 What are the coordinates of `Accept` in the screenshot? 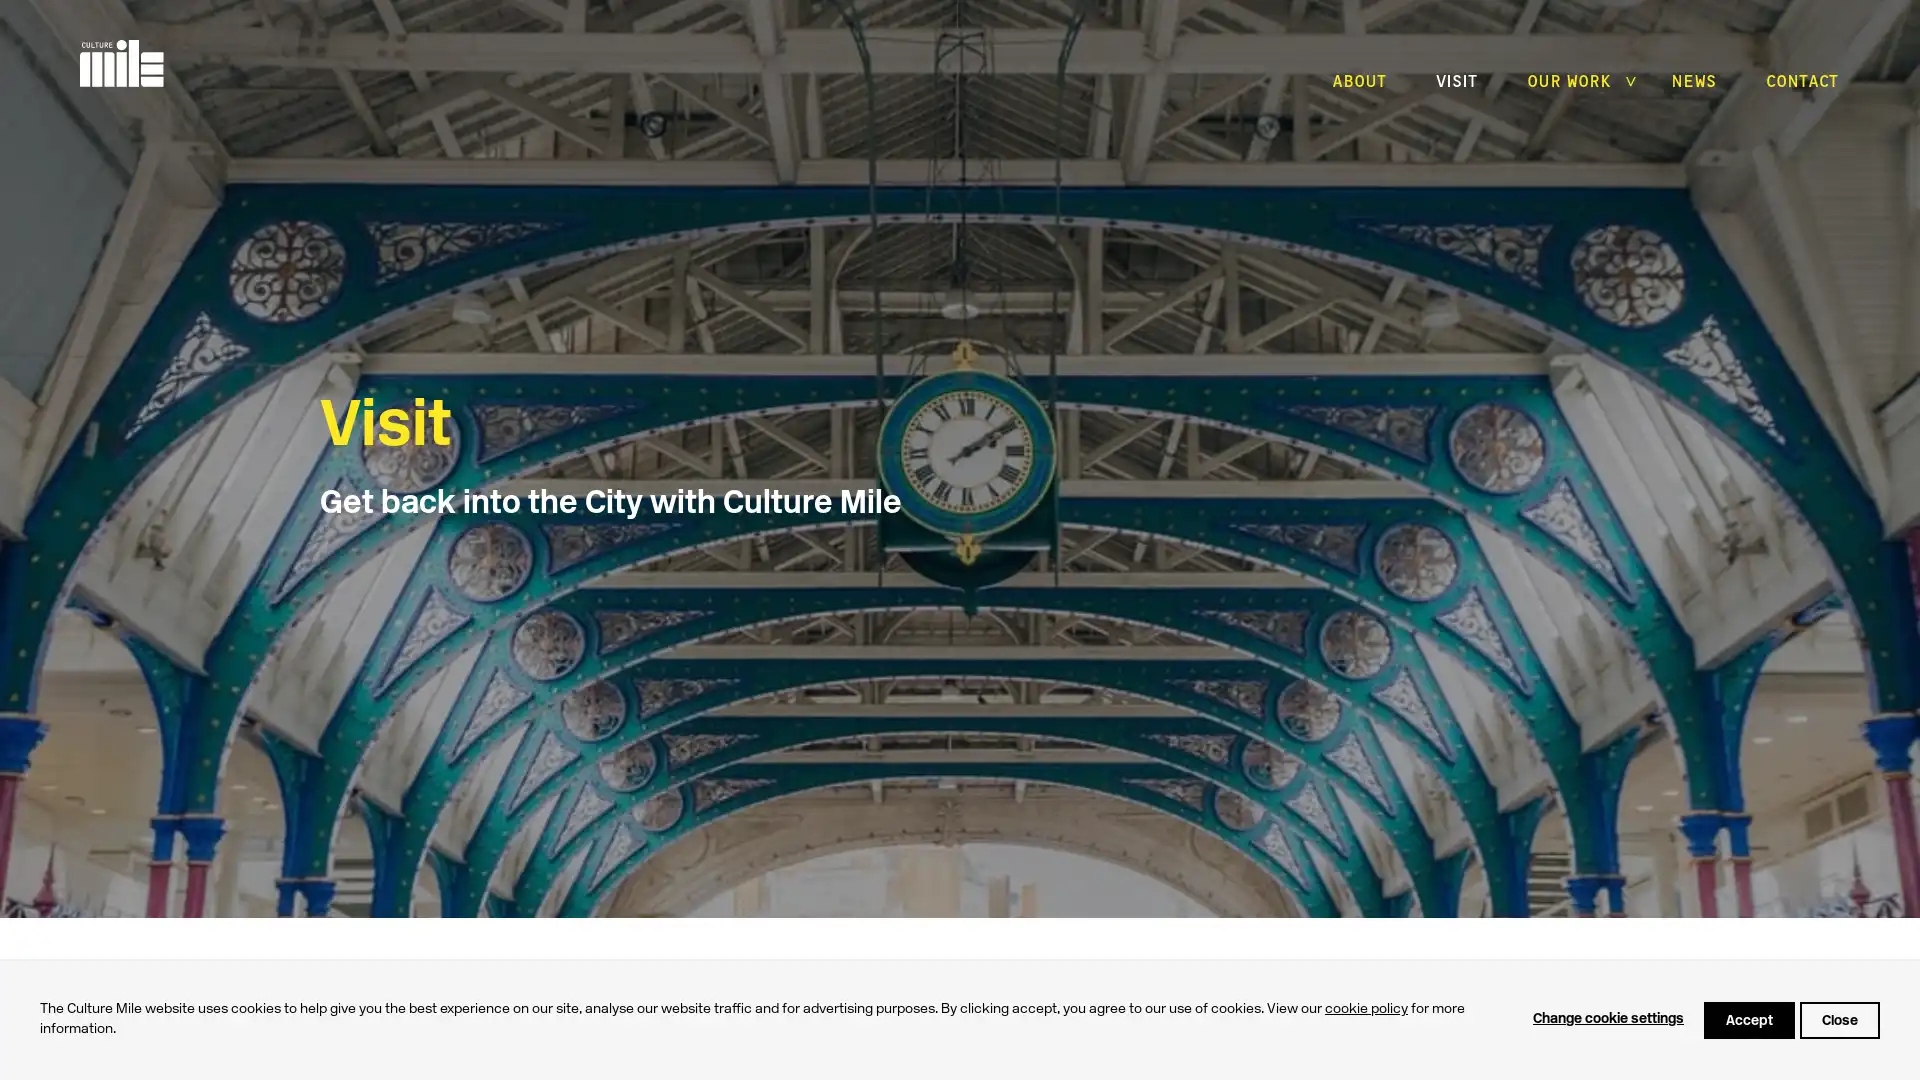 It's located at (1748, 1019).